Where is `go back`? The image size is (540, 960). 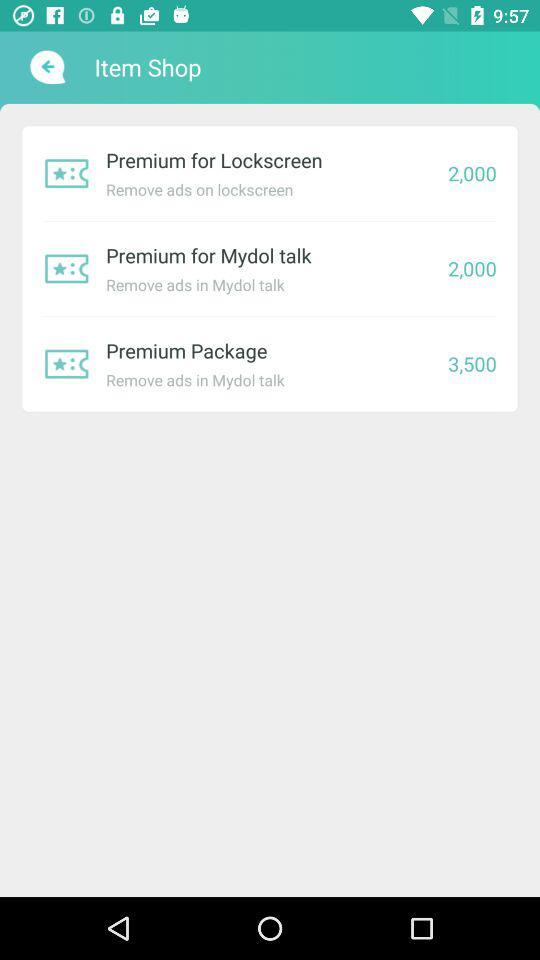
go back is located at coordinates (45, 67).